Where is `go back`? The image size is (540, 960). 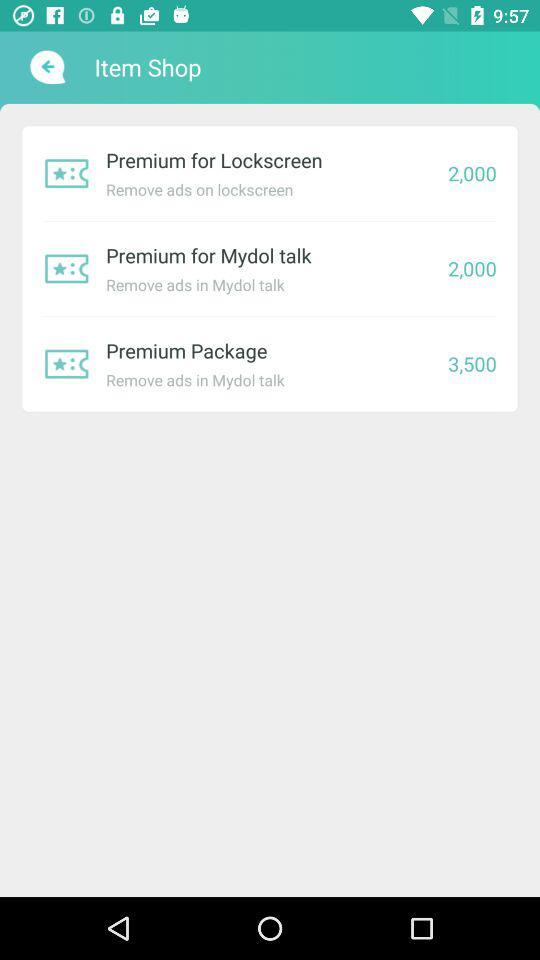
go back is located at coordinates (45, 67).